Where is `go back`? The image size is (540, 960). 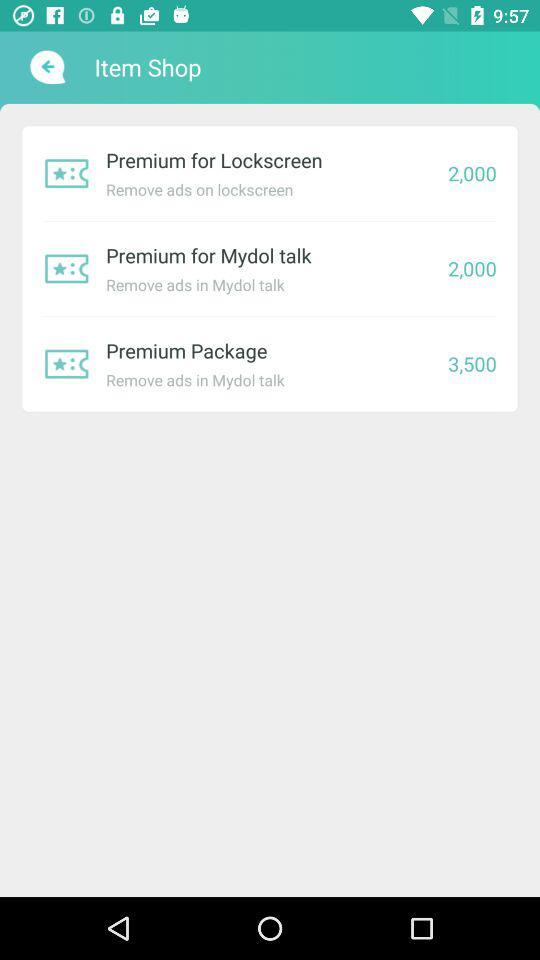
go back is located at coordinates (45, 67).